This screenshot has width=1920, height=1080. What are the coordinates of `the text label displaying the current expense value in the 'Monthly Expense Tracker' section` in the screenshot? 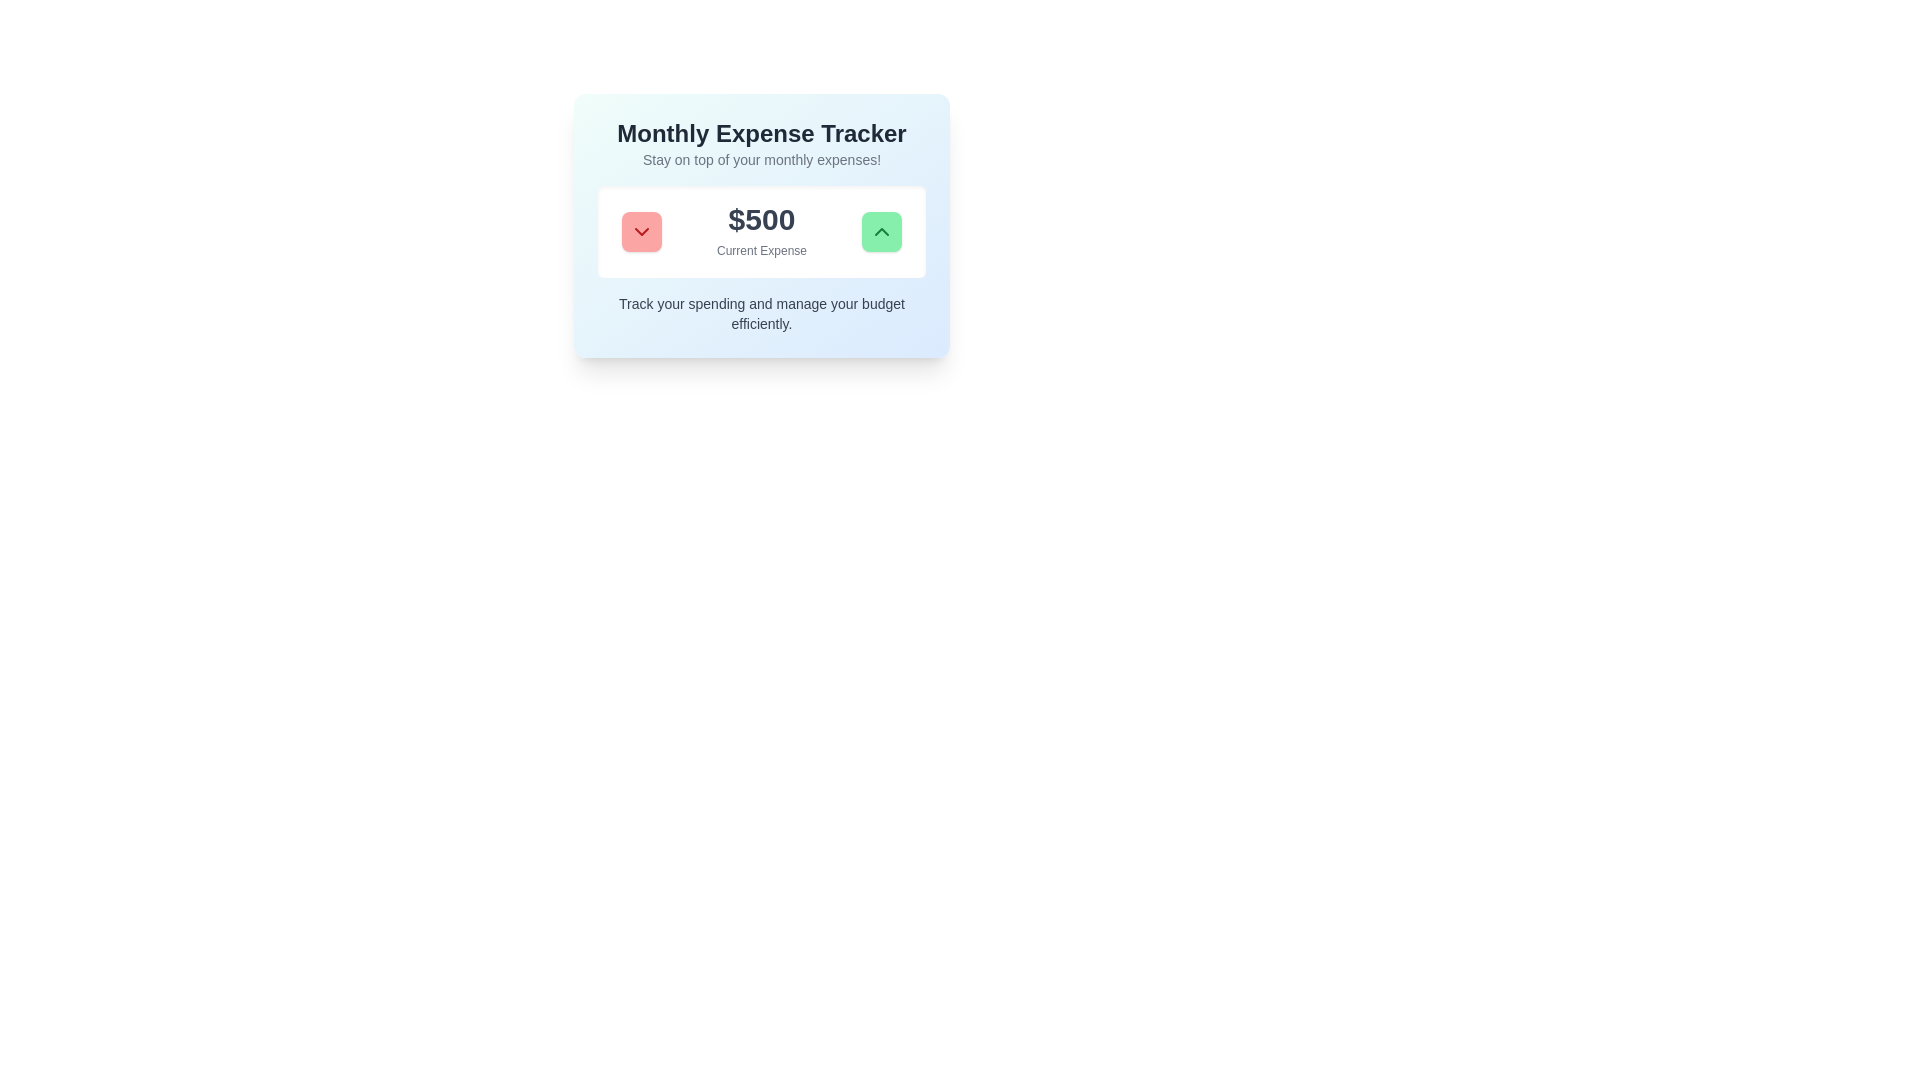 It's located at (761, 230).